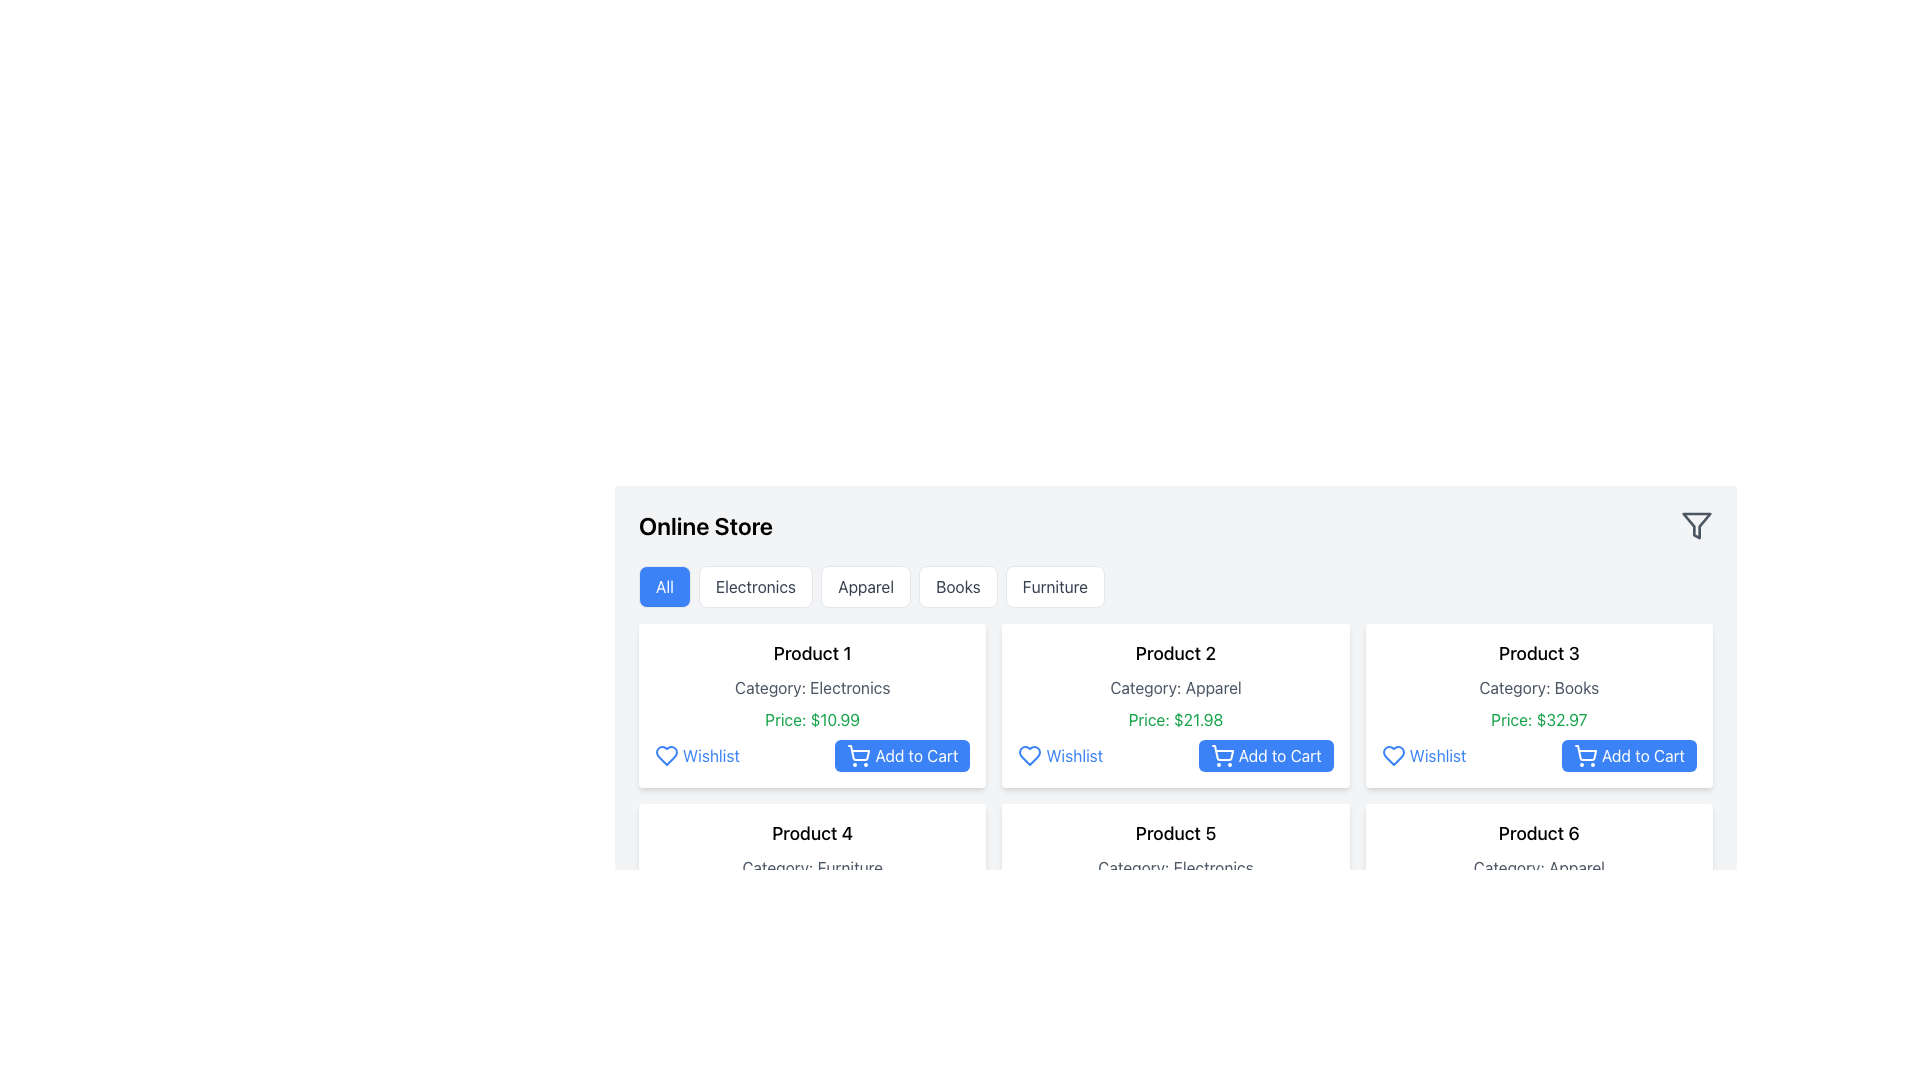 The width and height of the screenshot is (1920, 1080). What do you see at coordinates (664, 585) in the screenshot?
I see `the leftmost button labeled 'All'` at bounding box center [664, 585].